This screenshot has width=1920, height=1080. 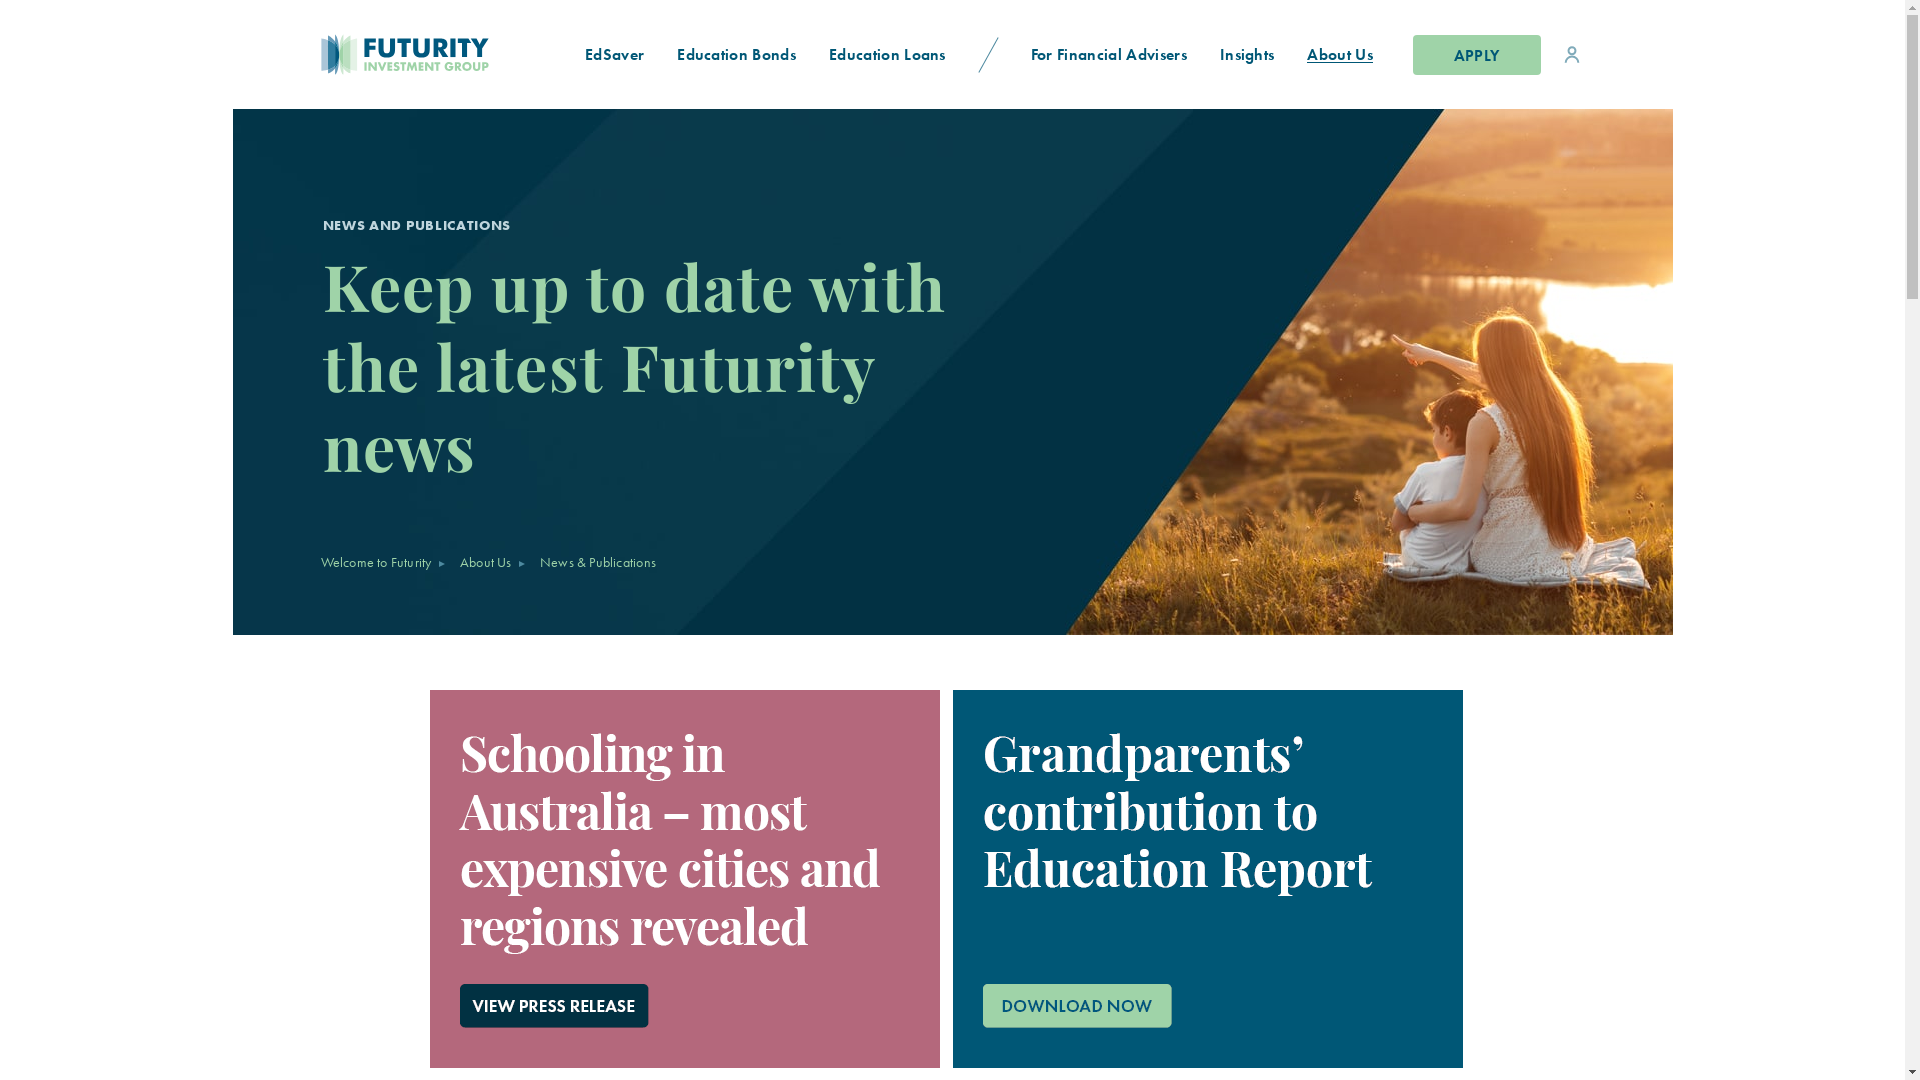 I want to click on 'Futurity | Investment Group', so click(x=337, y=53).